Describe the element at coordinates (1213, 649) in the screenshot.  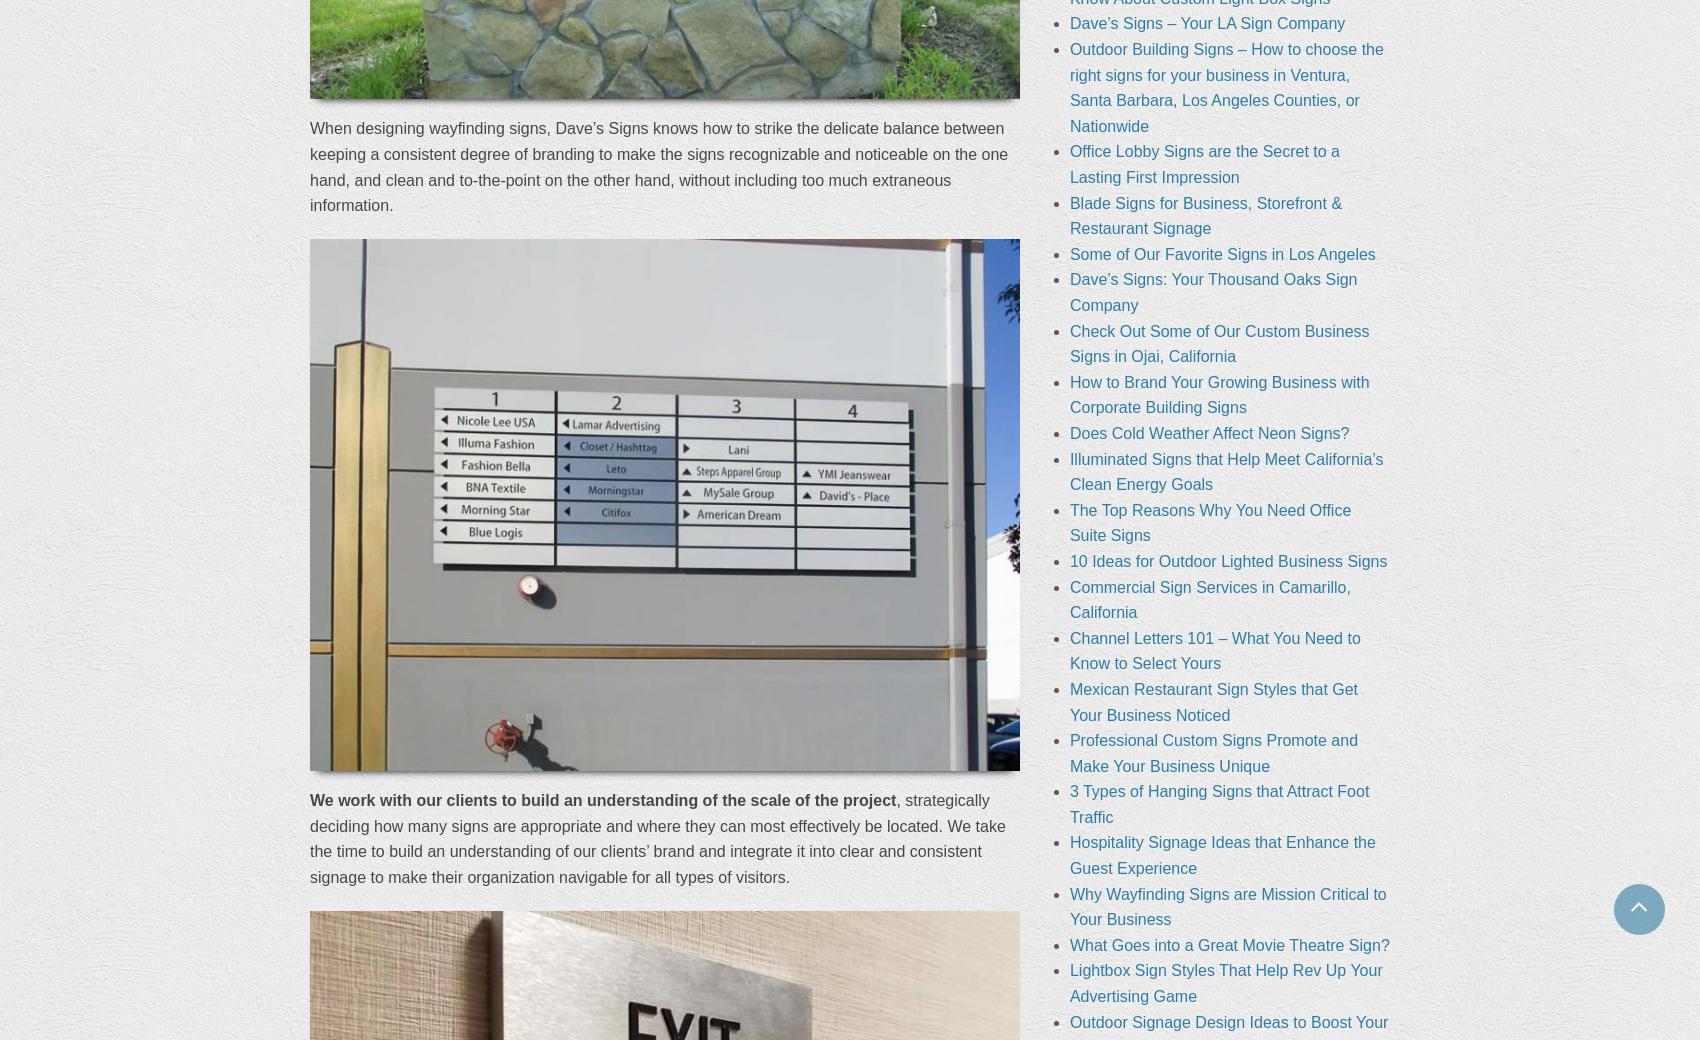
I see `'Channel Letters 101 – What You Need to Know to Select Yours'` at that location.